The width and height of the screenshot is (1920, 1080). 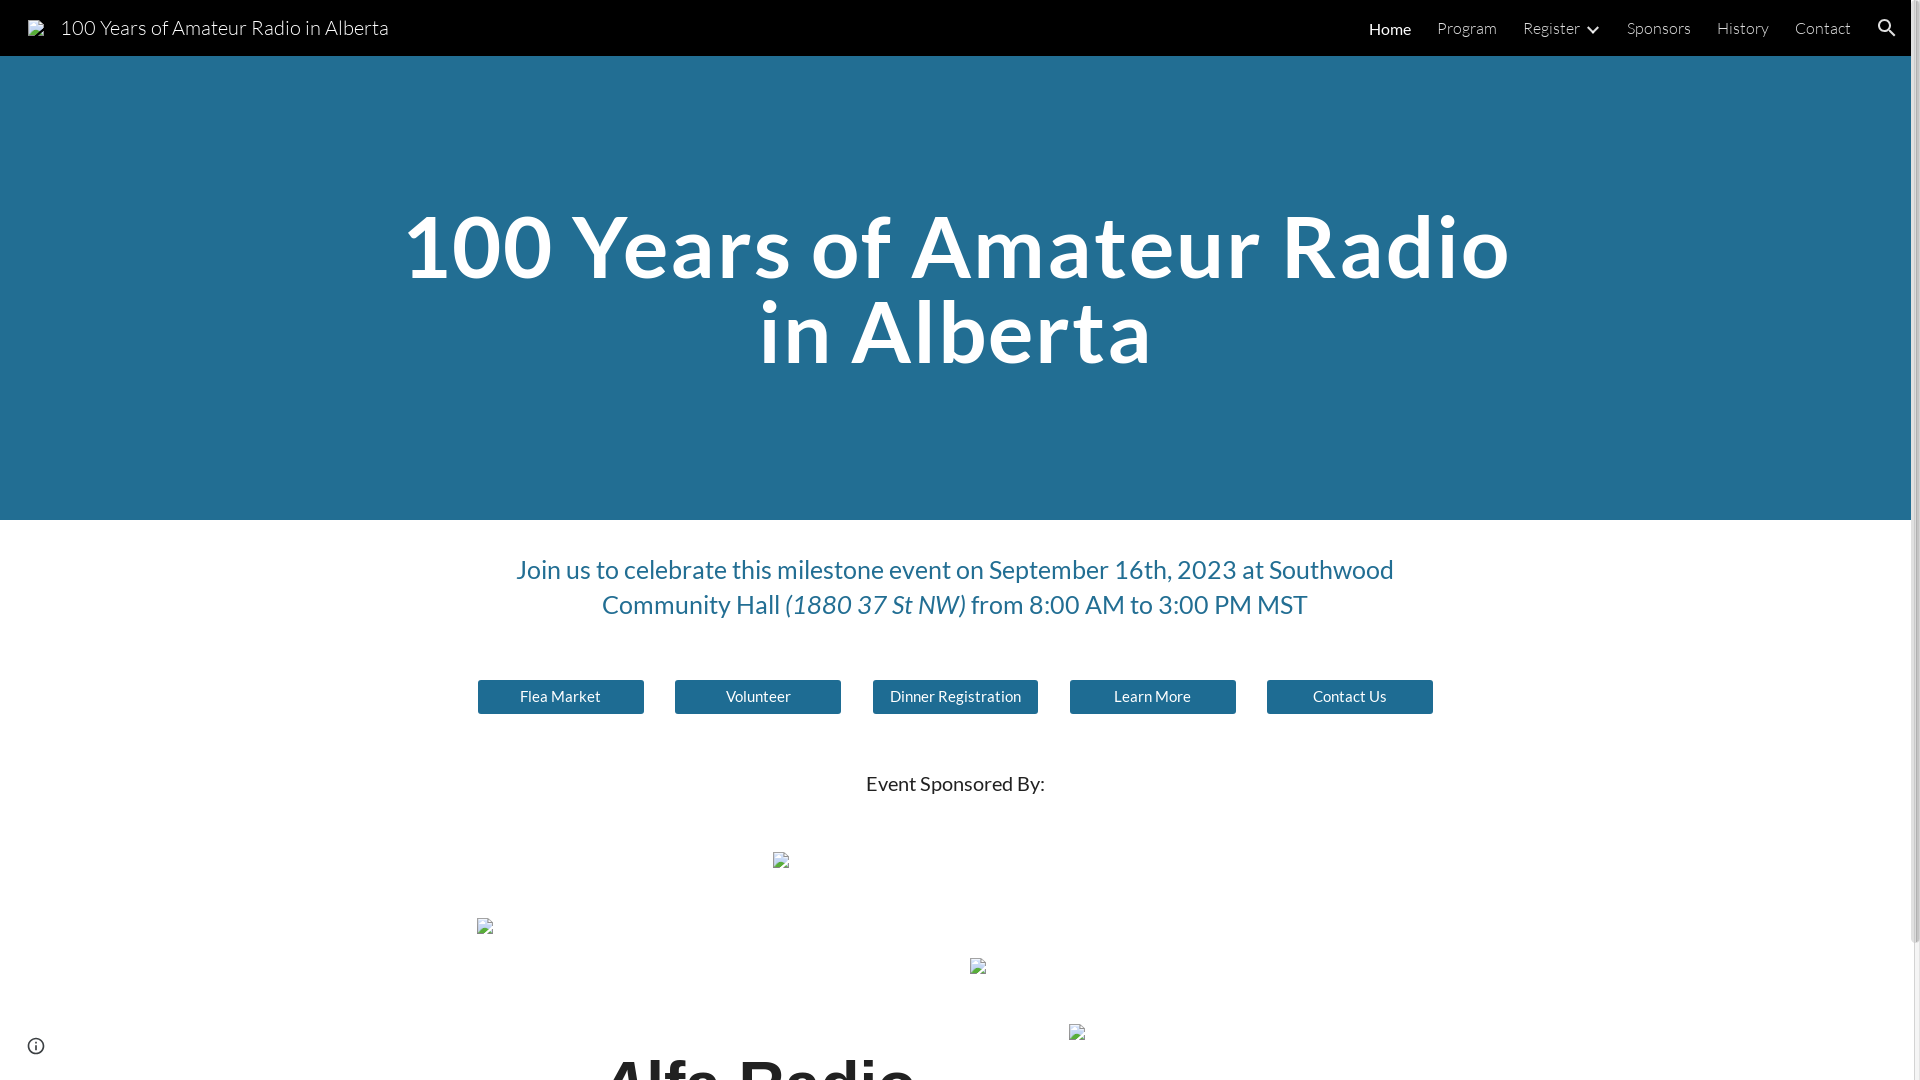 What do you see at coordinates (757, 696) in the screenshot?
I see `'Volunteer'` at bounding box center [757, 696].